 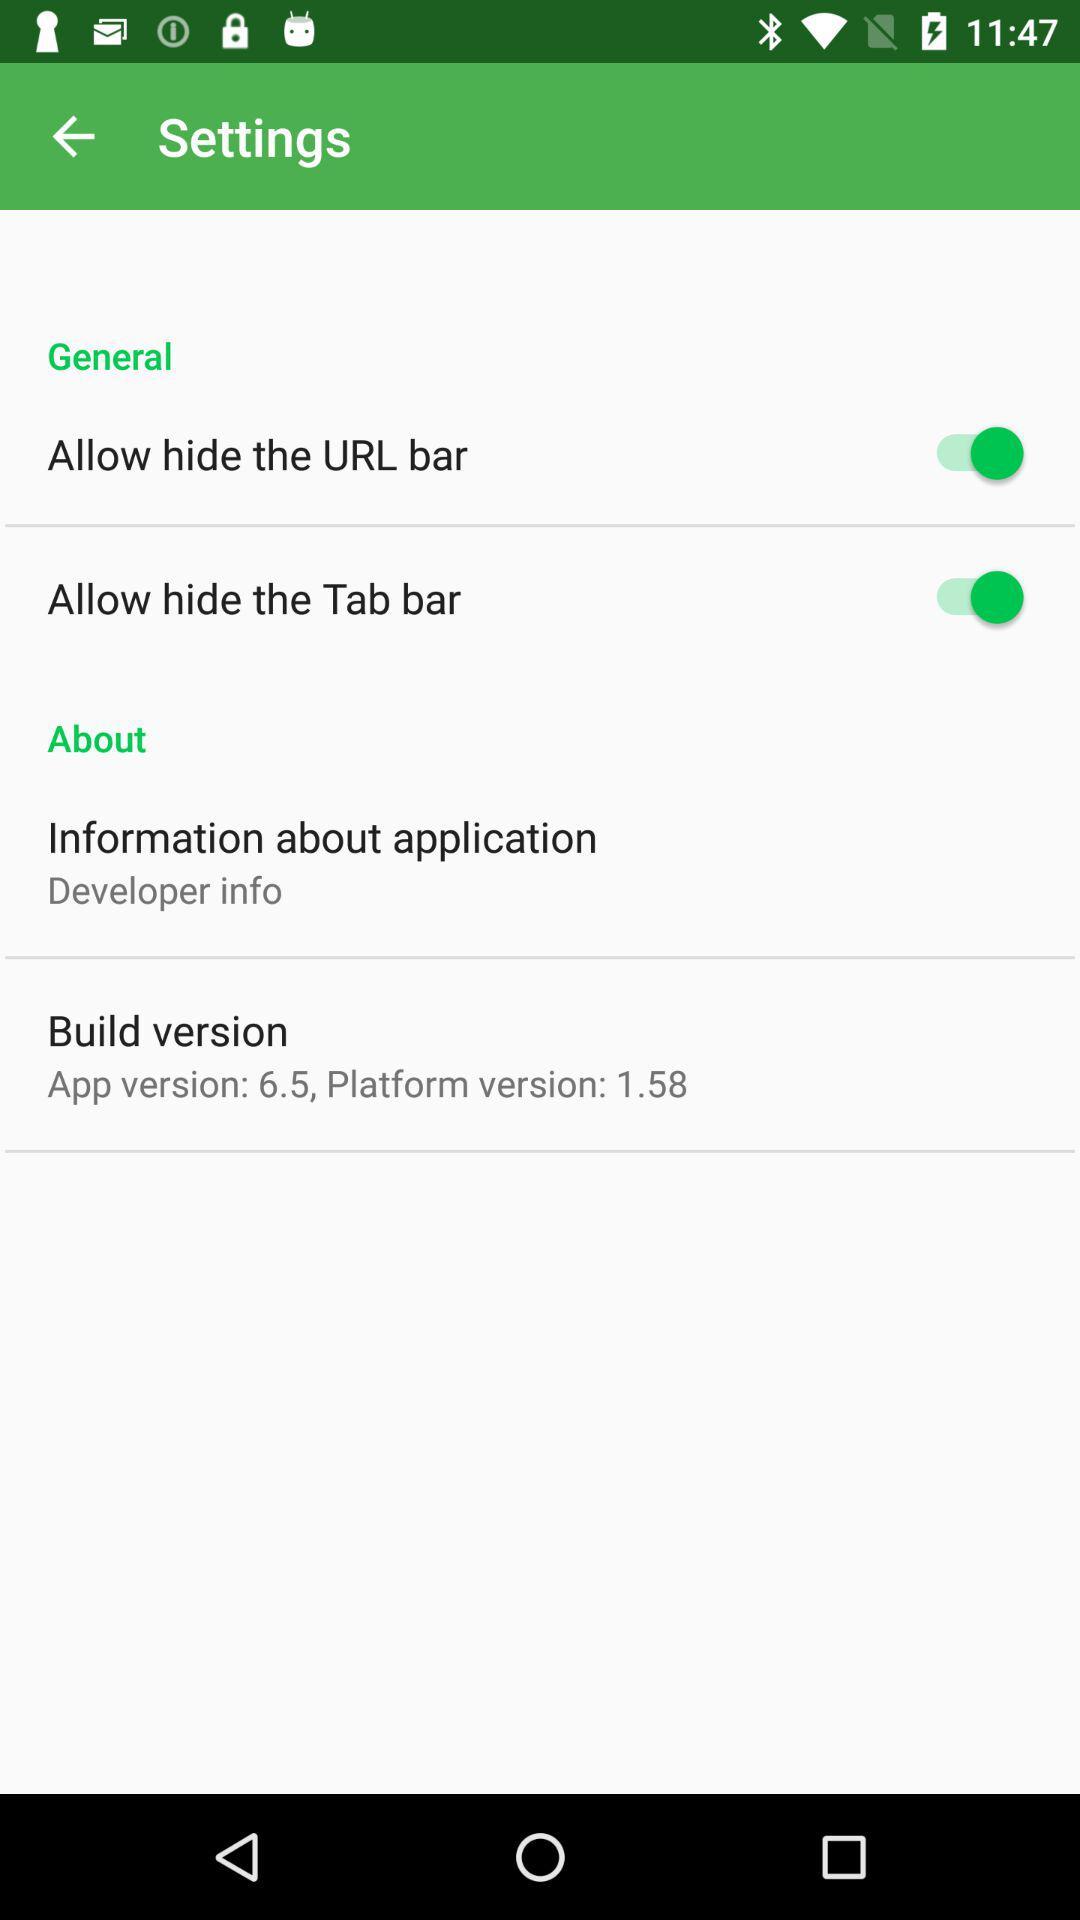 What do you see at coordinates (164, 888) in the screenshot?
I see `the icon above the build version icon` at bounding box center [164, 888].